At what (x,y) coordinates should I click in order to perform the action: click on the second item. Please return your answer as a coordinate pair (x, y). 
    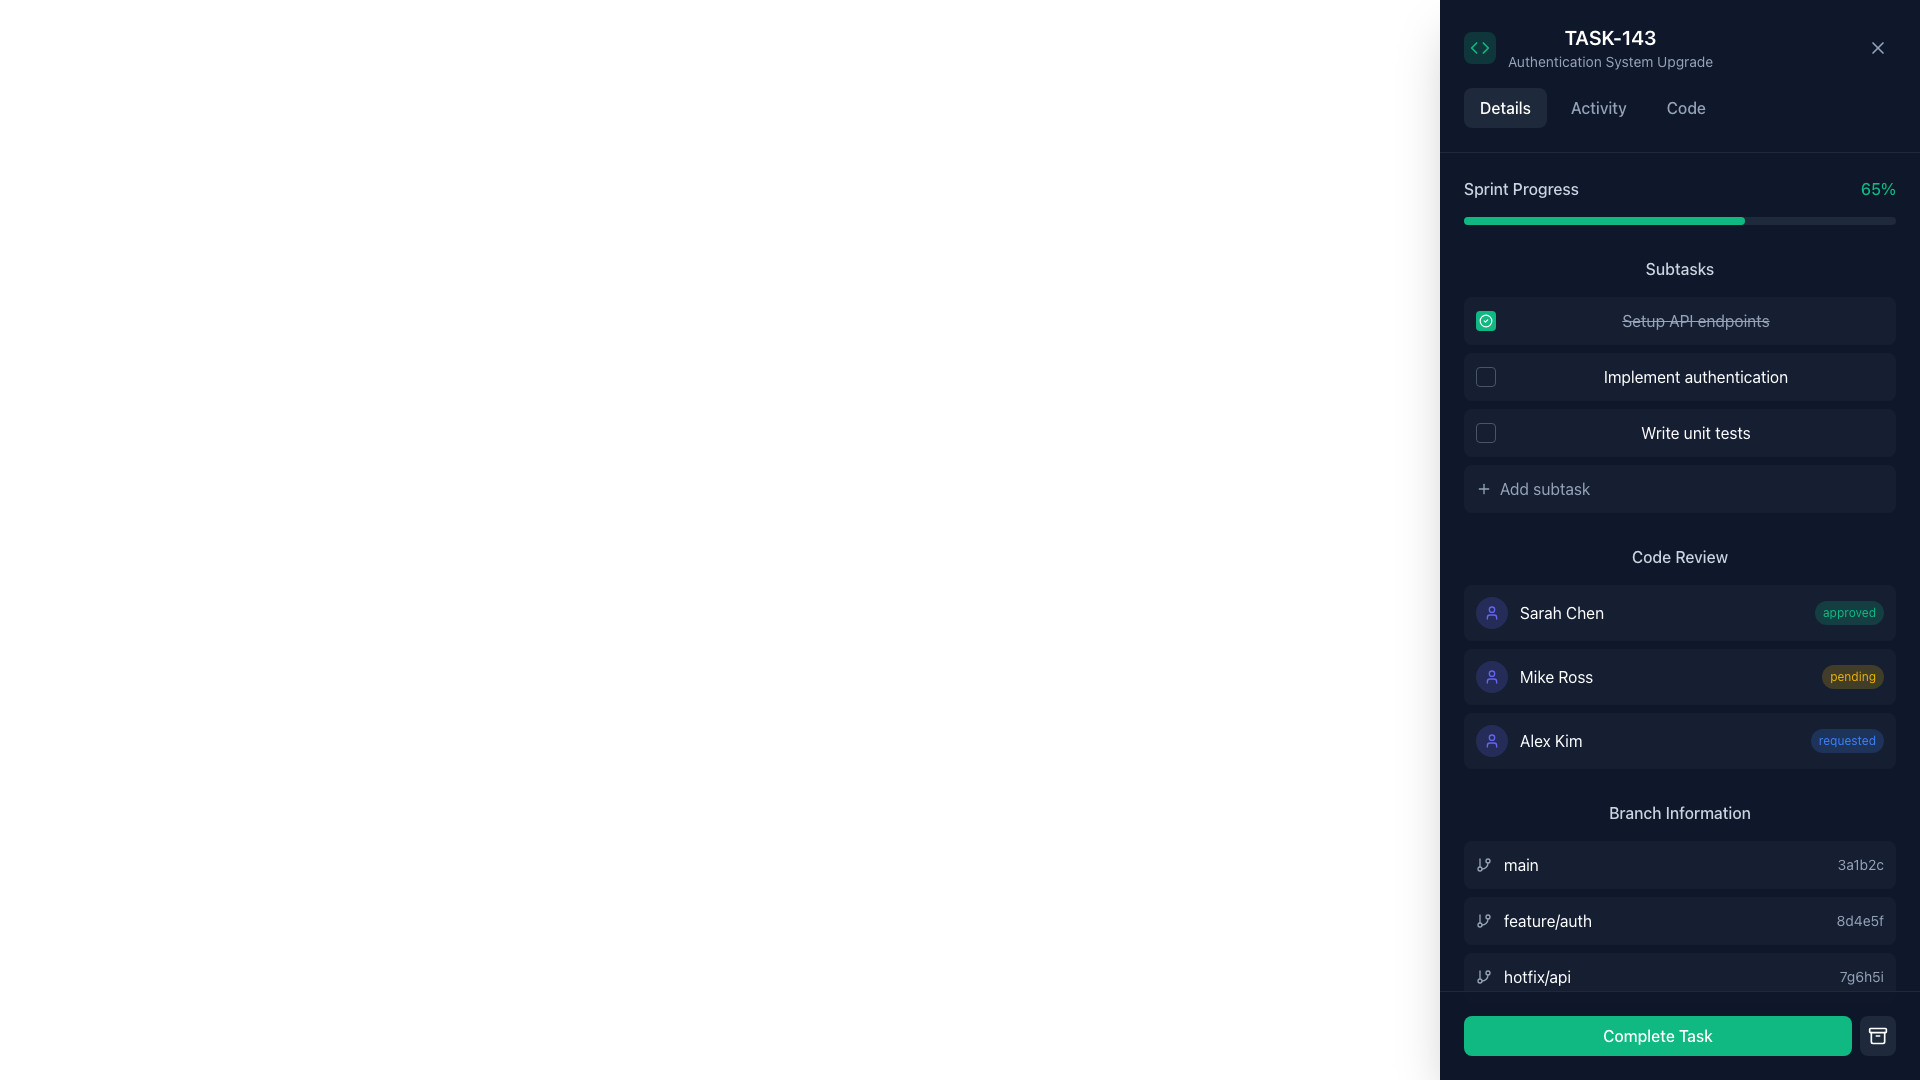
    Looking at the image, I should click on (1680, 921).